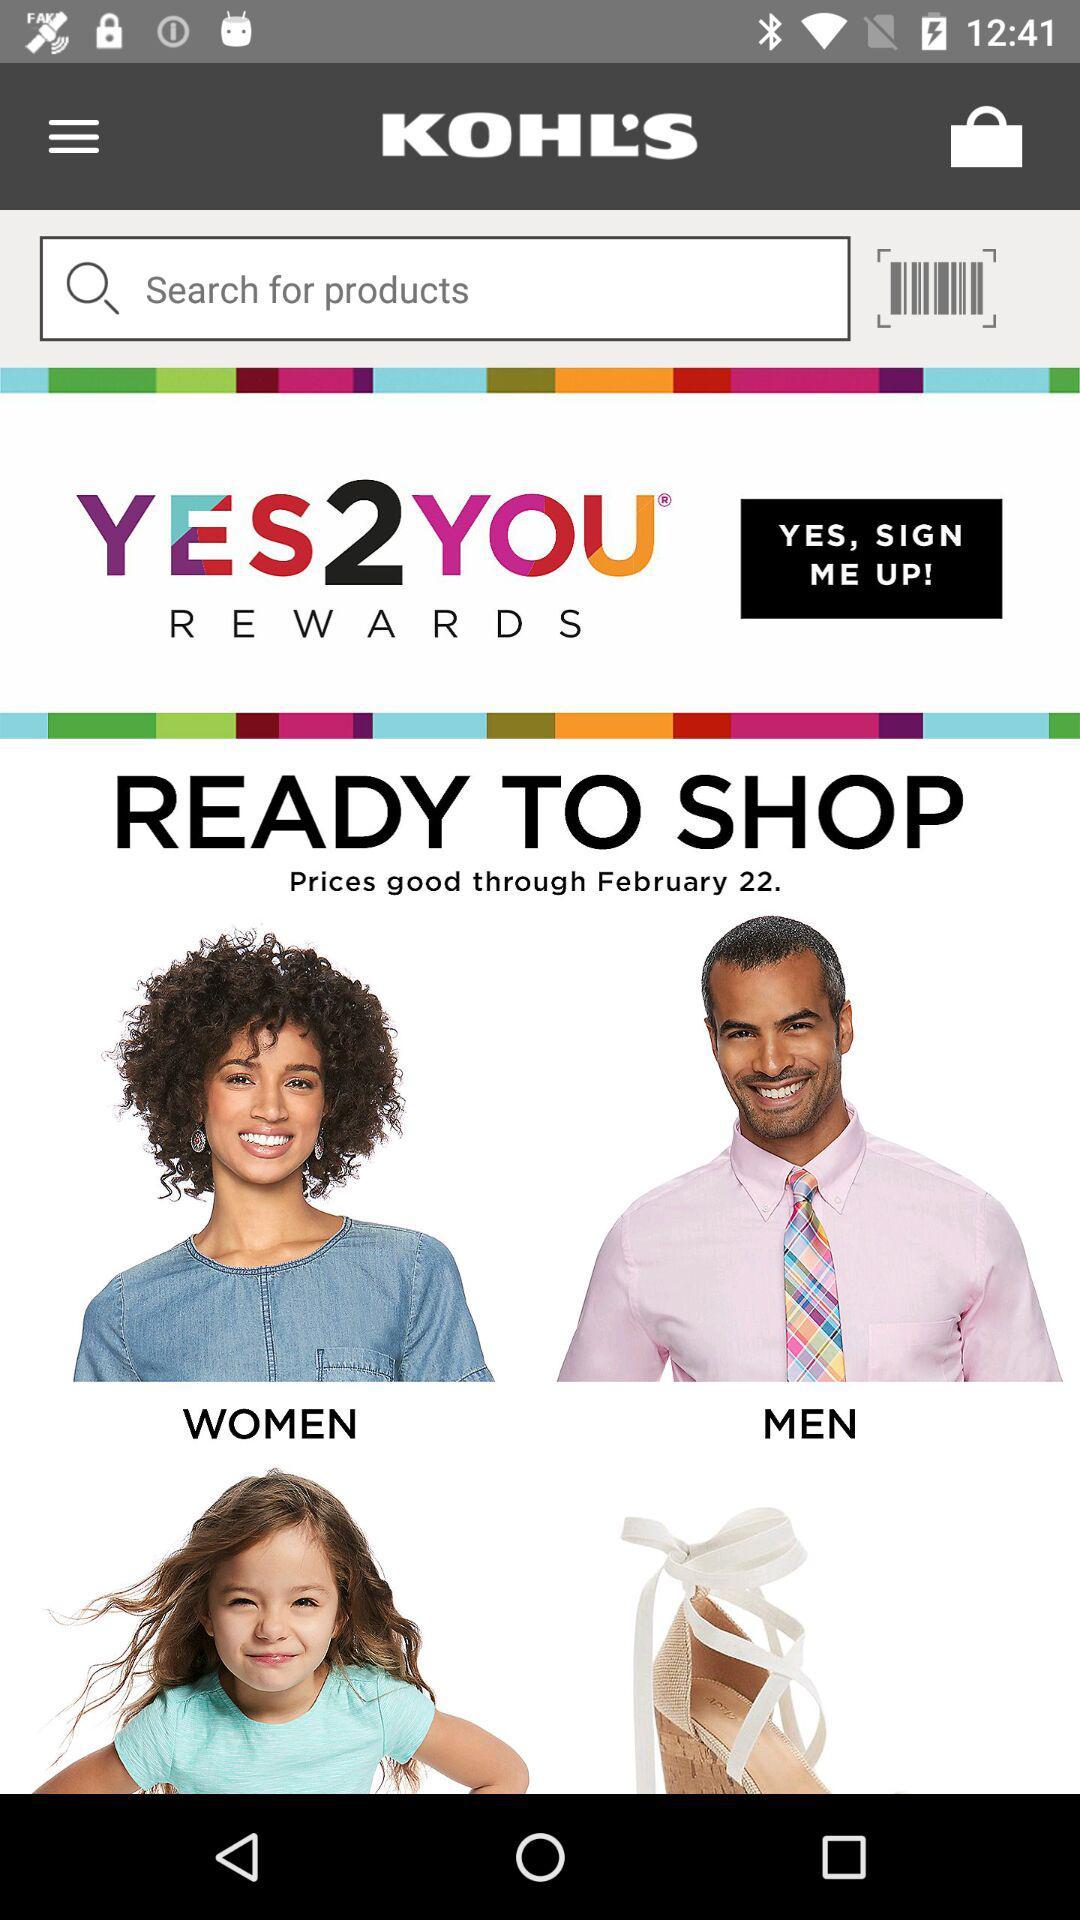 The height and width of the screenshot is (1920, 1080). What do you see at coordinates (936, 287) in the screenshot?
I see `search through scanner` at bounding box center [936, 287].